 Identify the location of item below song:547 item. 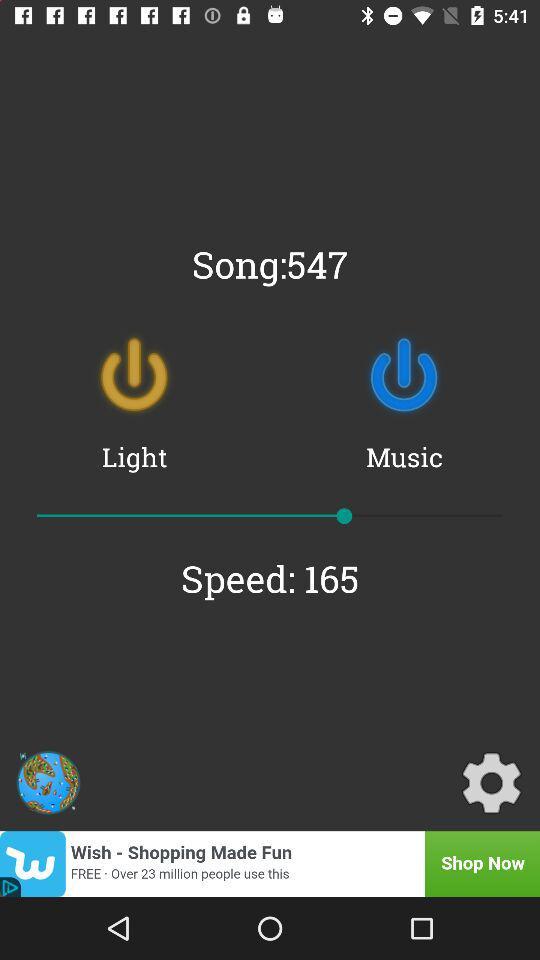
(134, 374).